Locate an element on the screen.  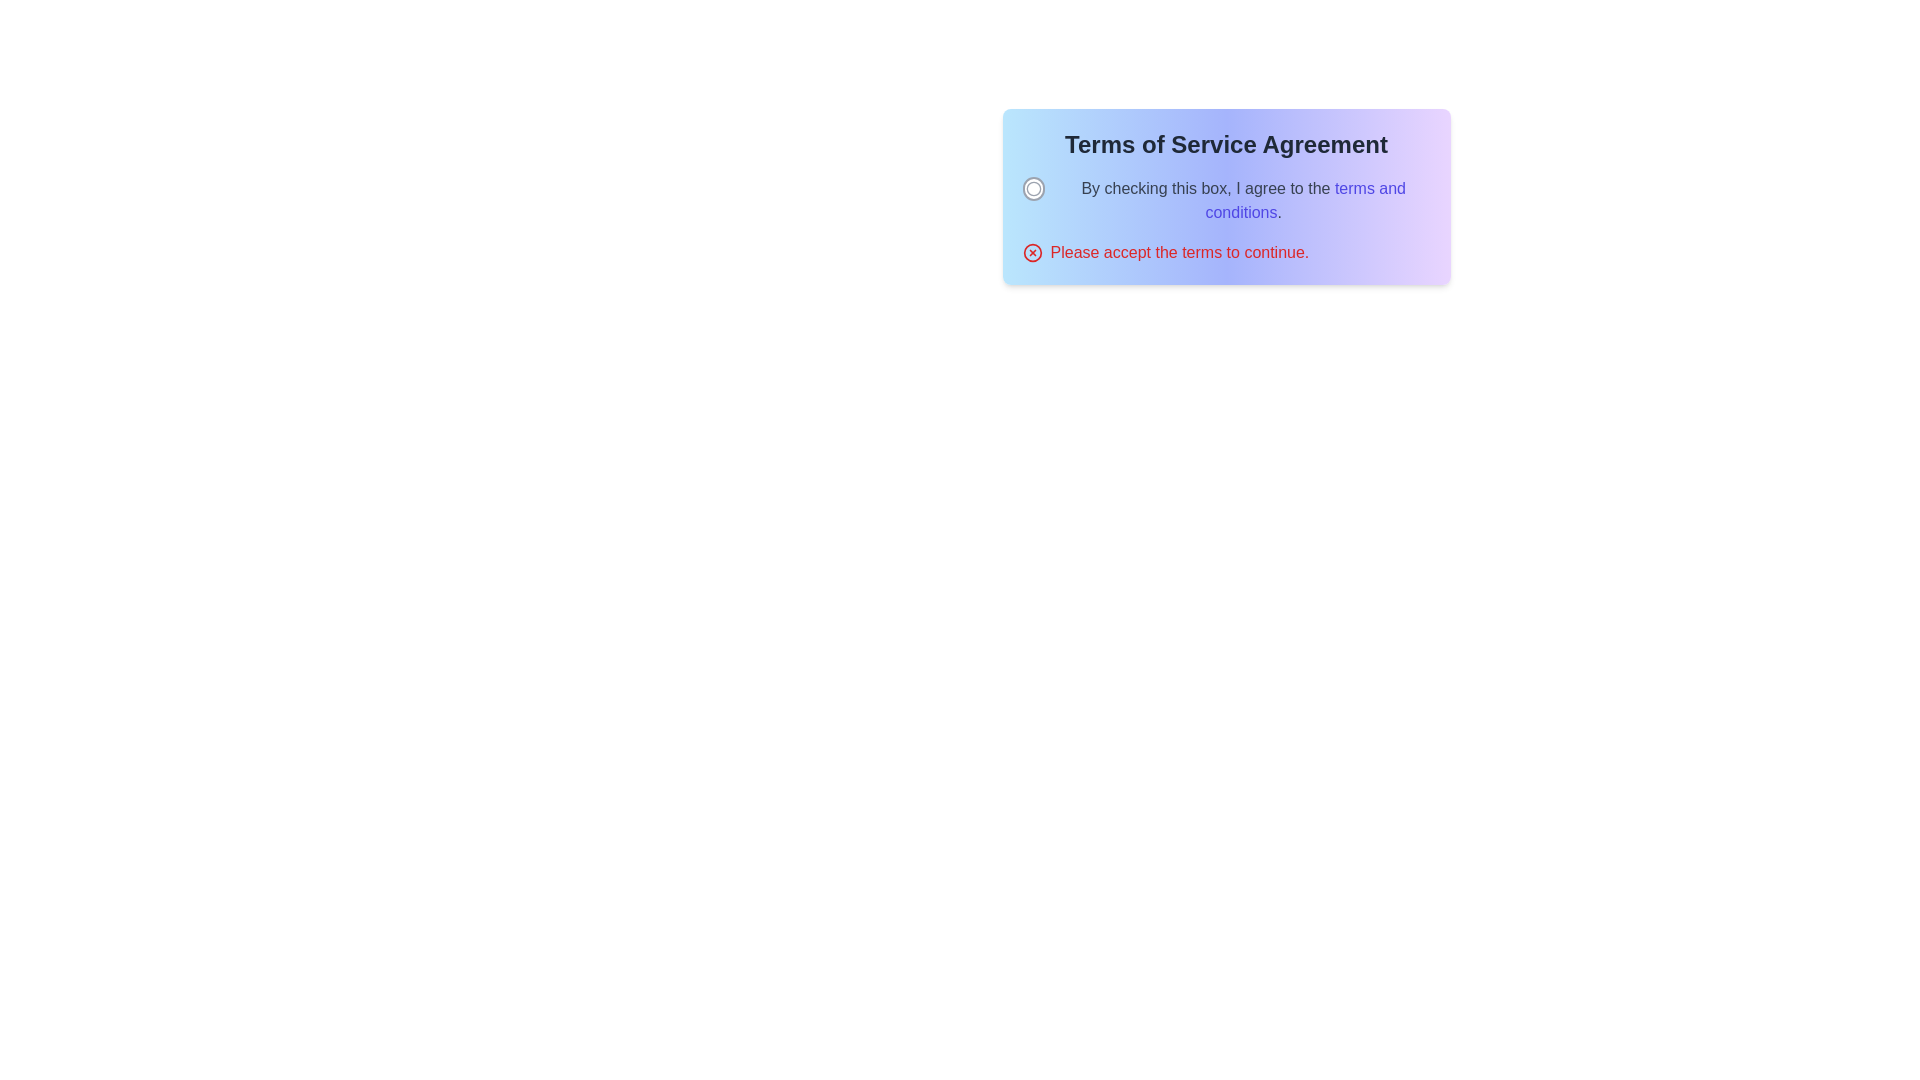
'Terms of Service Agreement' panel, which features a bold heading and a checkbox for accepting the terms, located at the center of the interface is located at coordinates (1225, 196).